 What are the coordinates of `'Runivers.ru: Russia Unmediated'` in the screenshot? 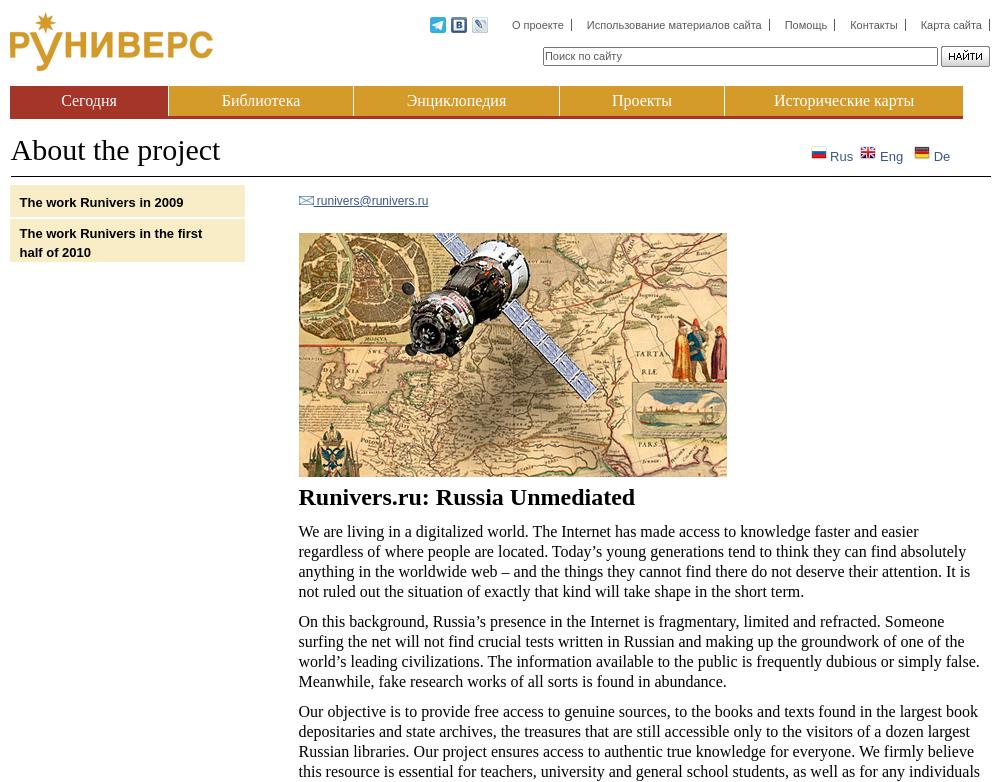 It's located at (465, 496).